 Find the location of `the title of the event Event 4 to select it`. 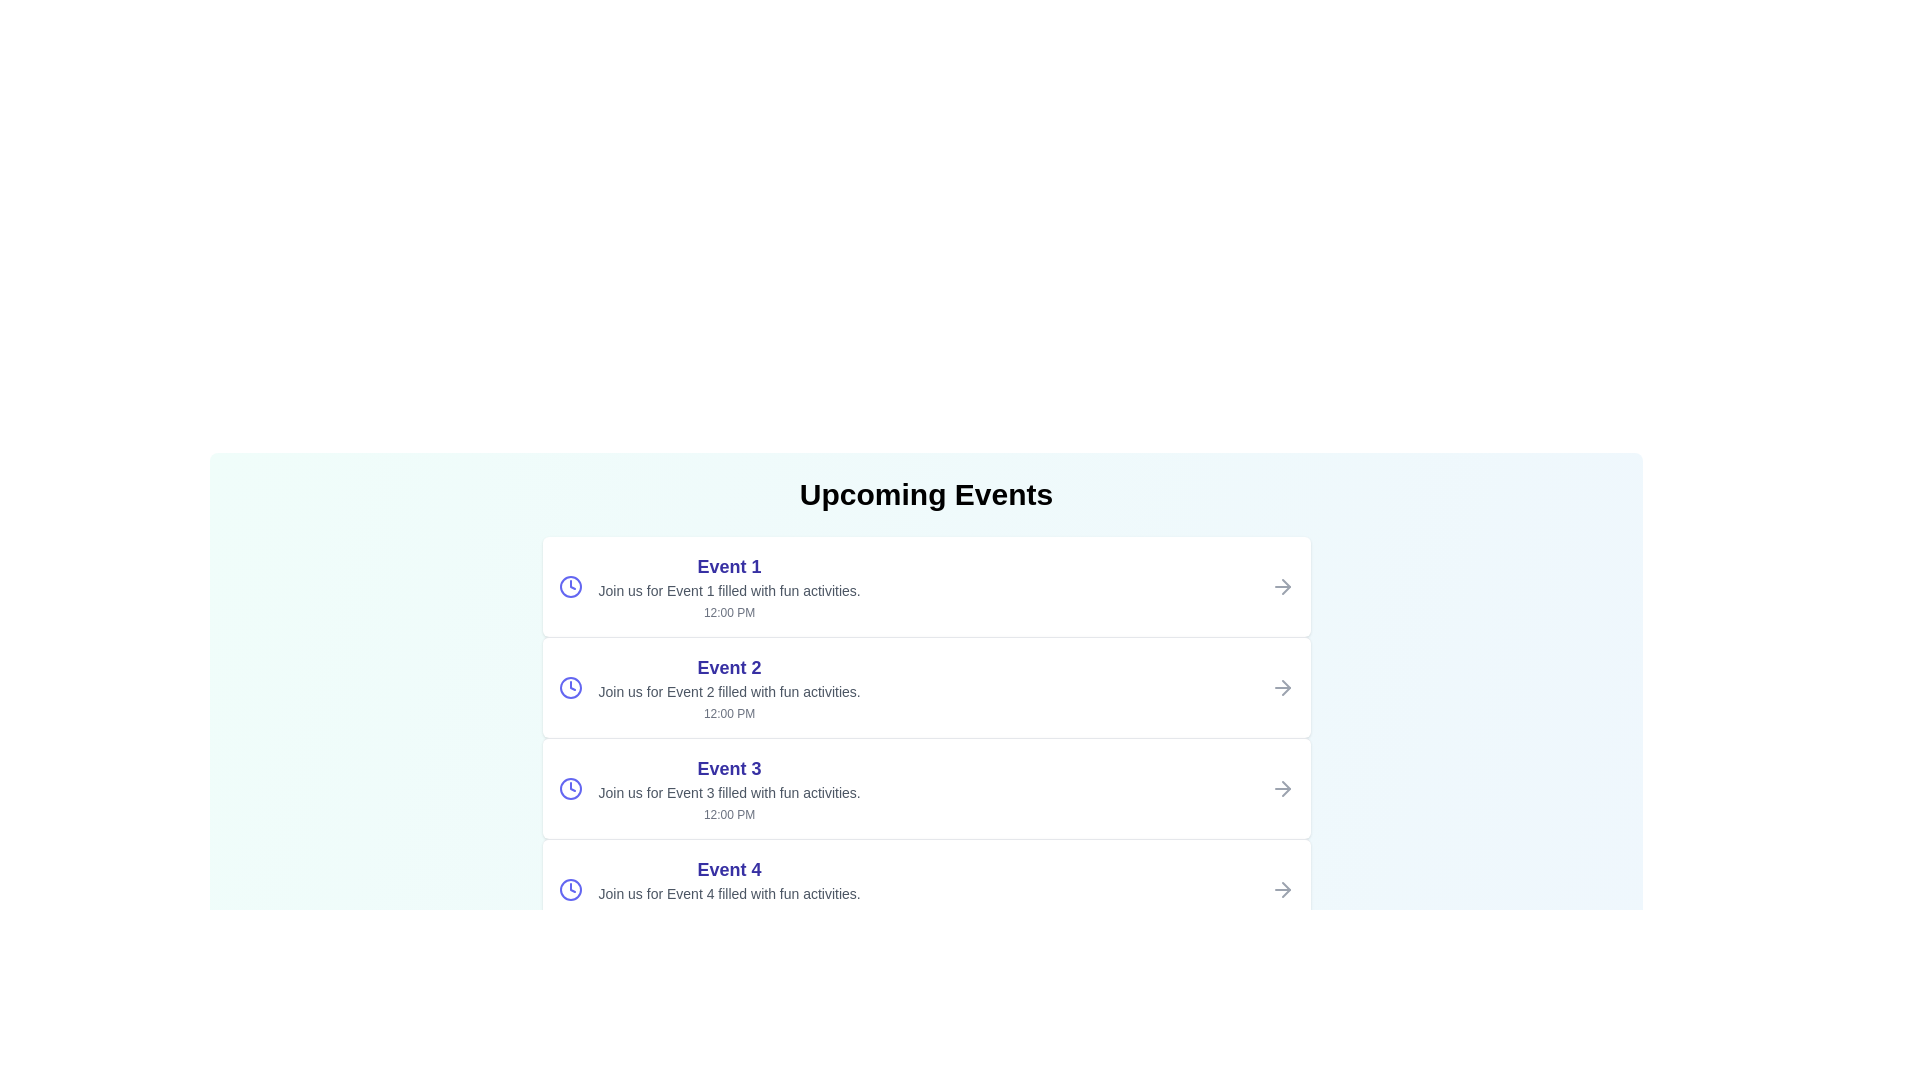

the title of the event Event 4 to select it is located at coordinates (728, 869).